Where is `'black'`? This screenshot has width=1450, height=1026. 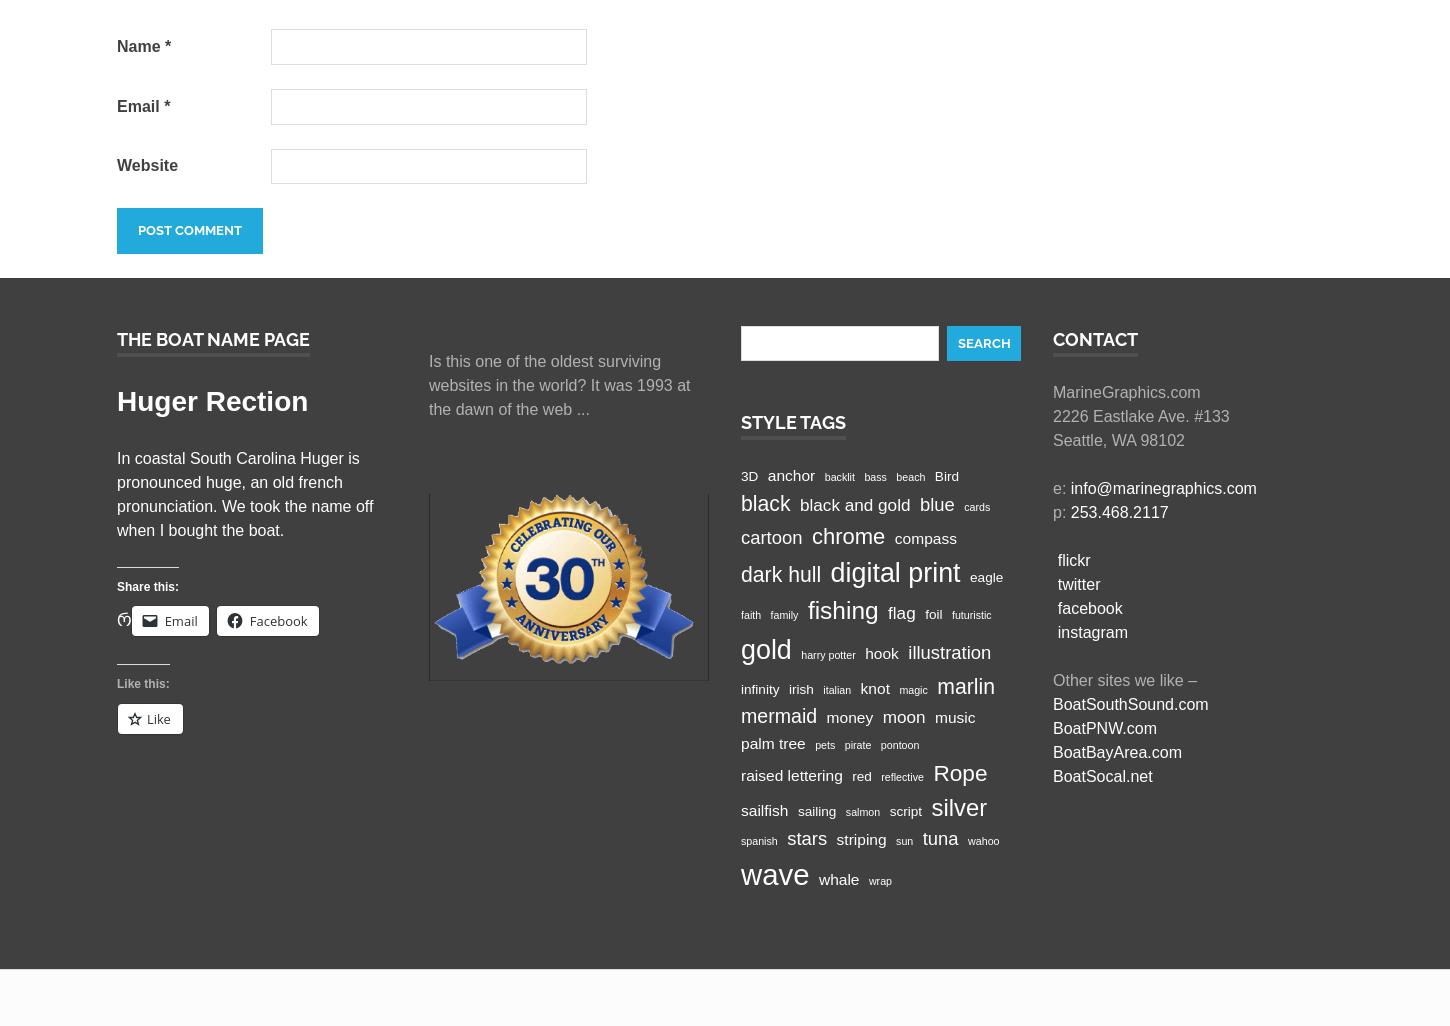
'black' is located at coordinates (765, 502).